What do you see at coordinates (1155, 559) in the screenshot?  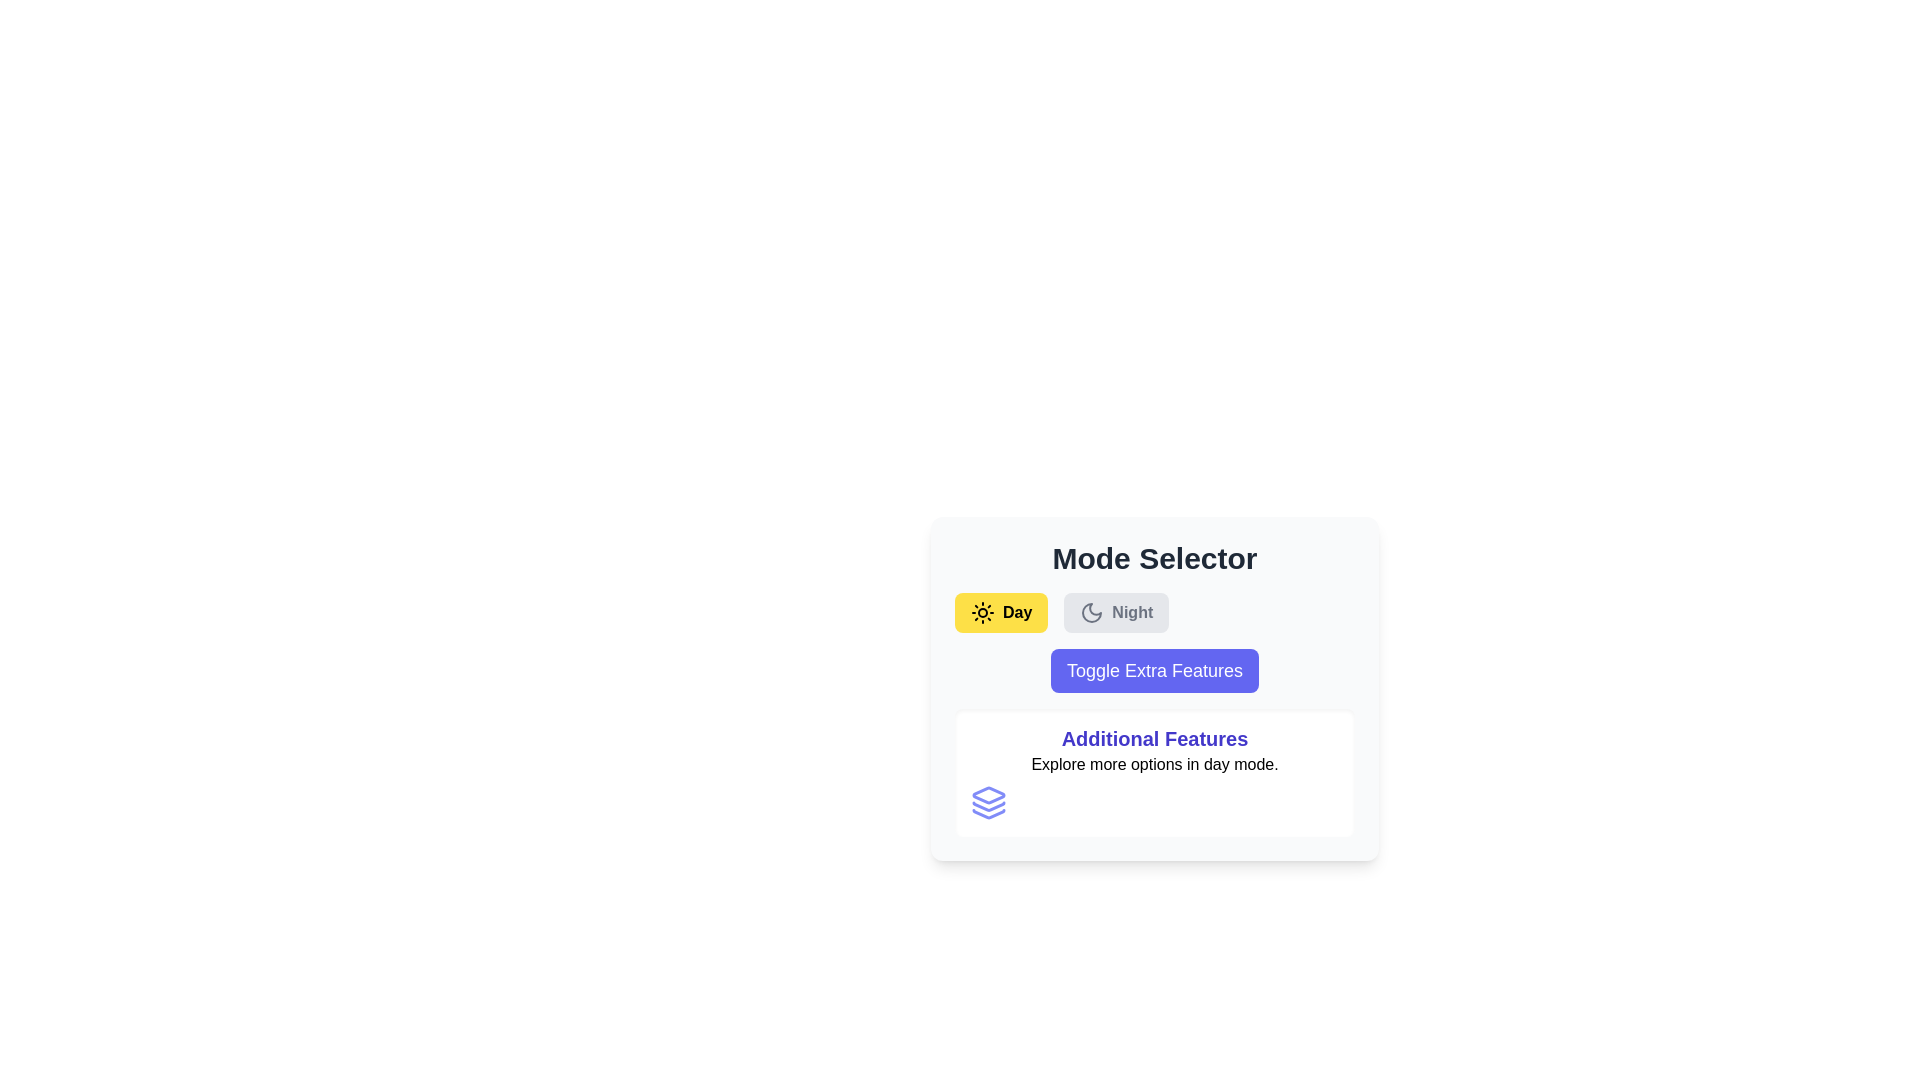 I see `the 'Mode Selector' text label, which serves as a header for the mode selection functionalities` at bounding box center [1155, 559].